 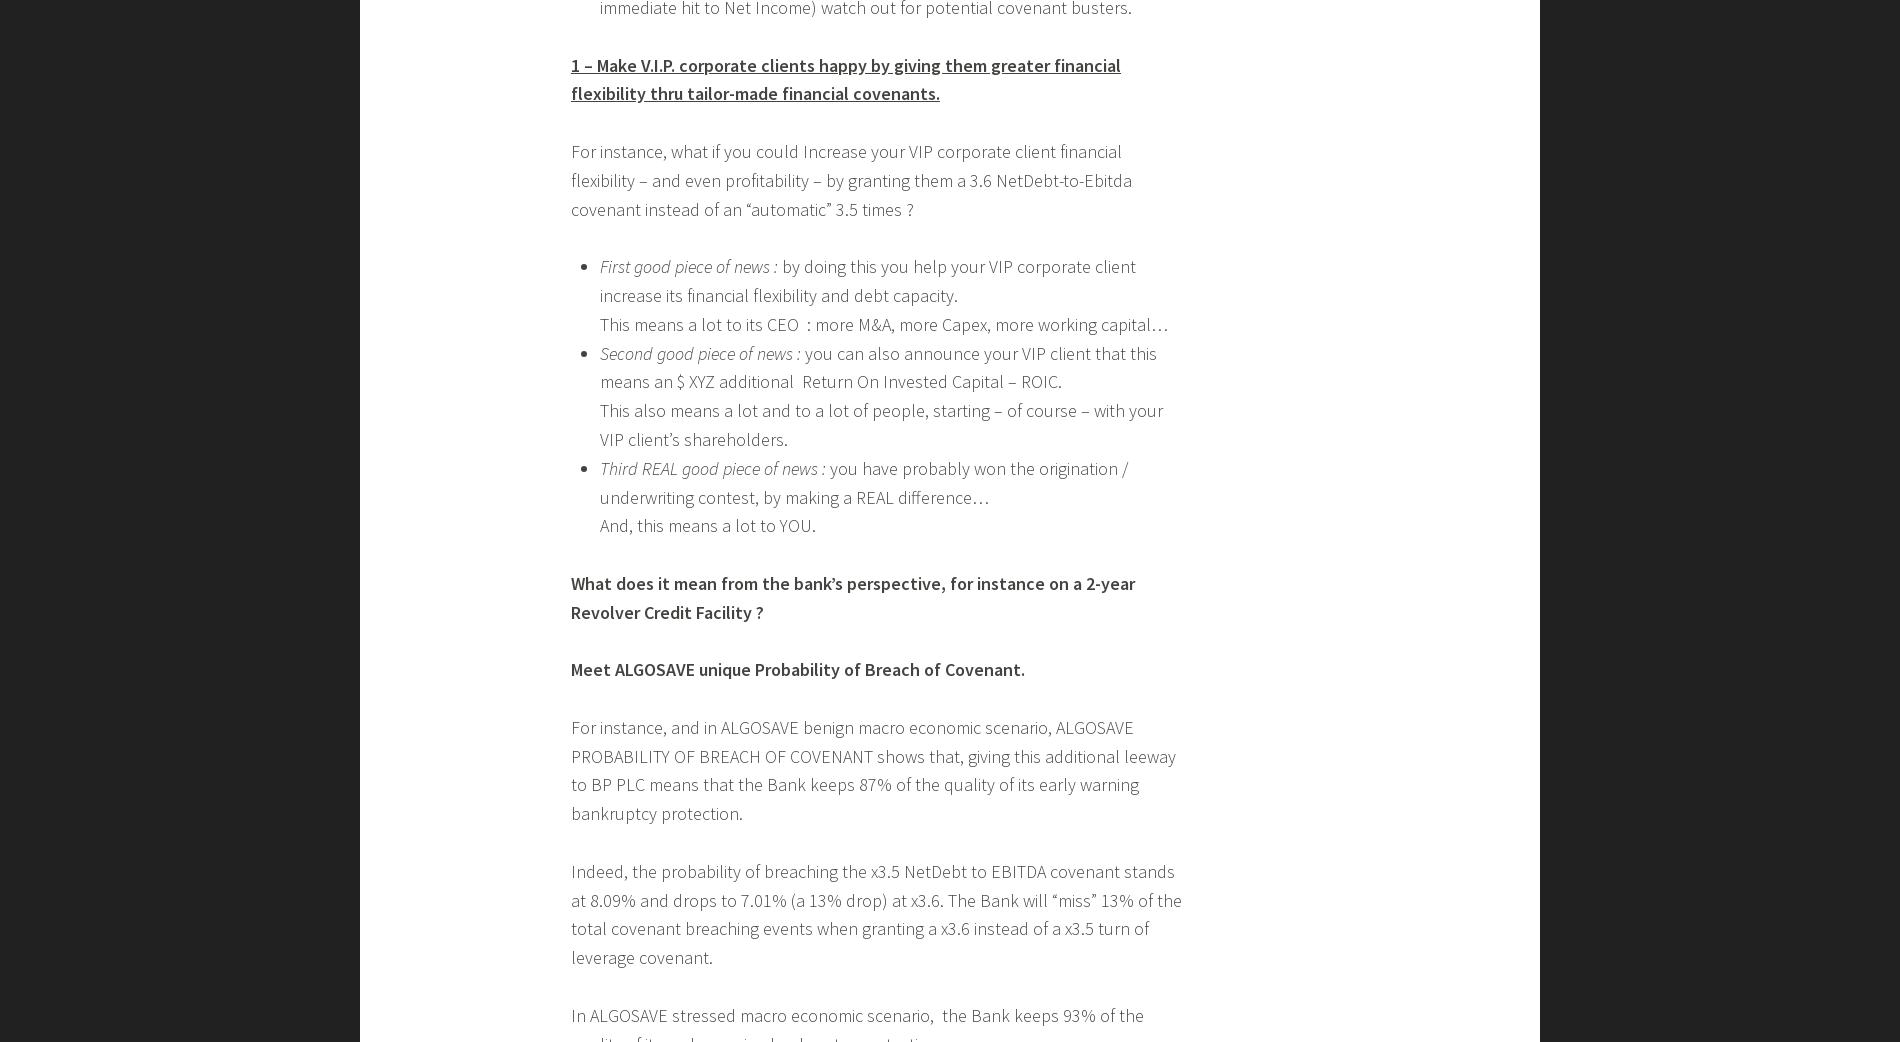 I want to click on 'ALGOSAVE unique PROBABILITY OF BREACH OF COVENANT, it is now EASY to :', so click(x=871, y=676).